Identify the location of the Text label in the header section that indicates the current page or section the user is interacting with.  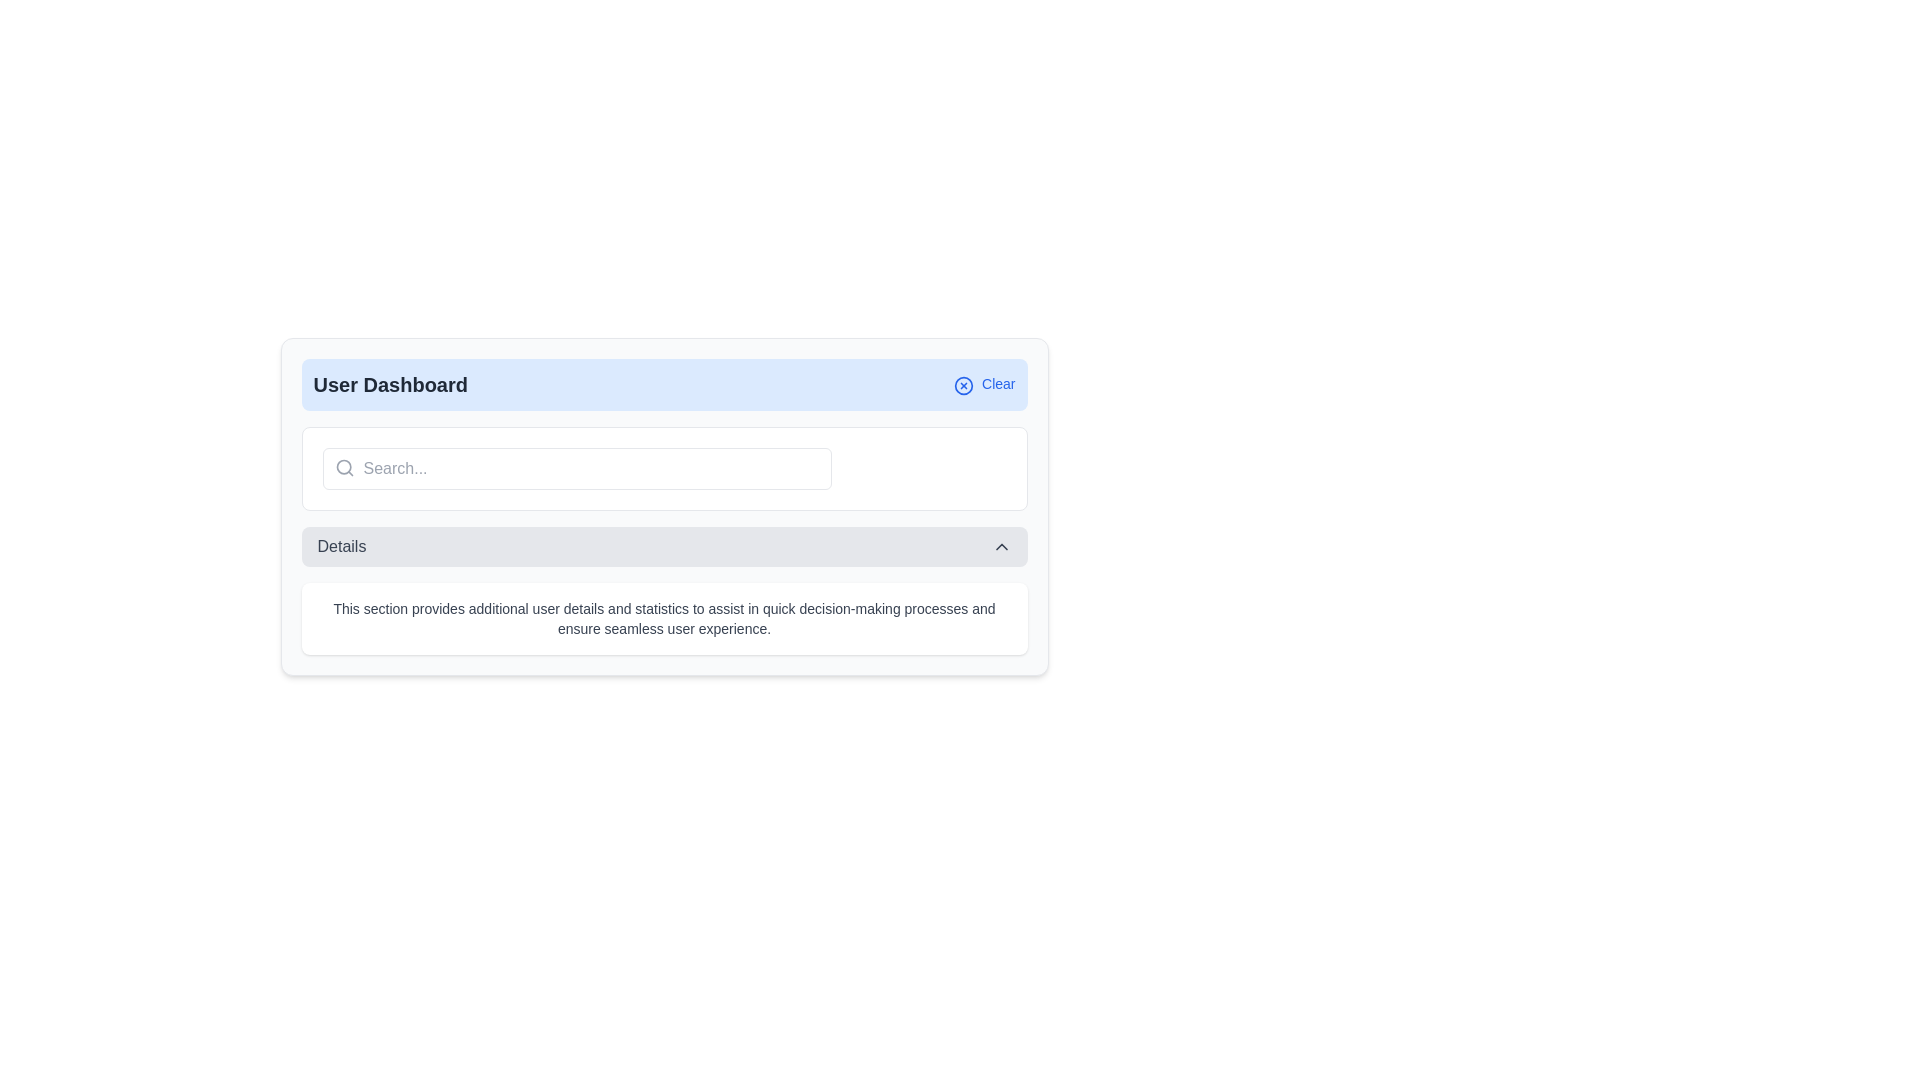
(390, 385).